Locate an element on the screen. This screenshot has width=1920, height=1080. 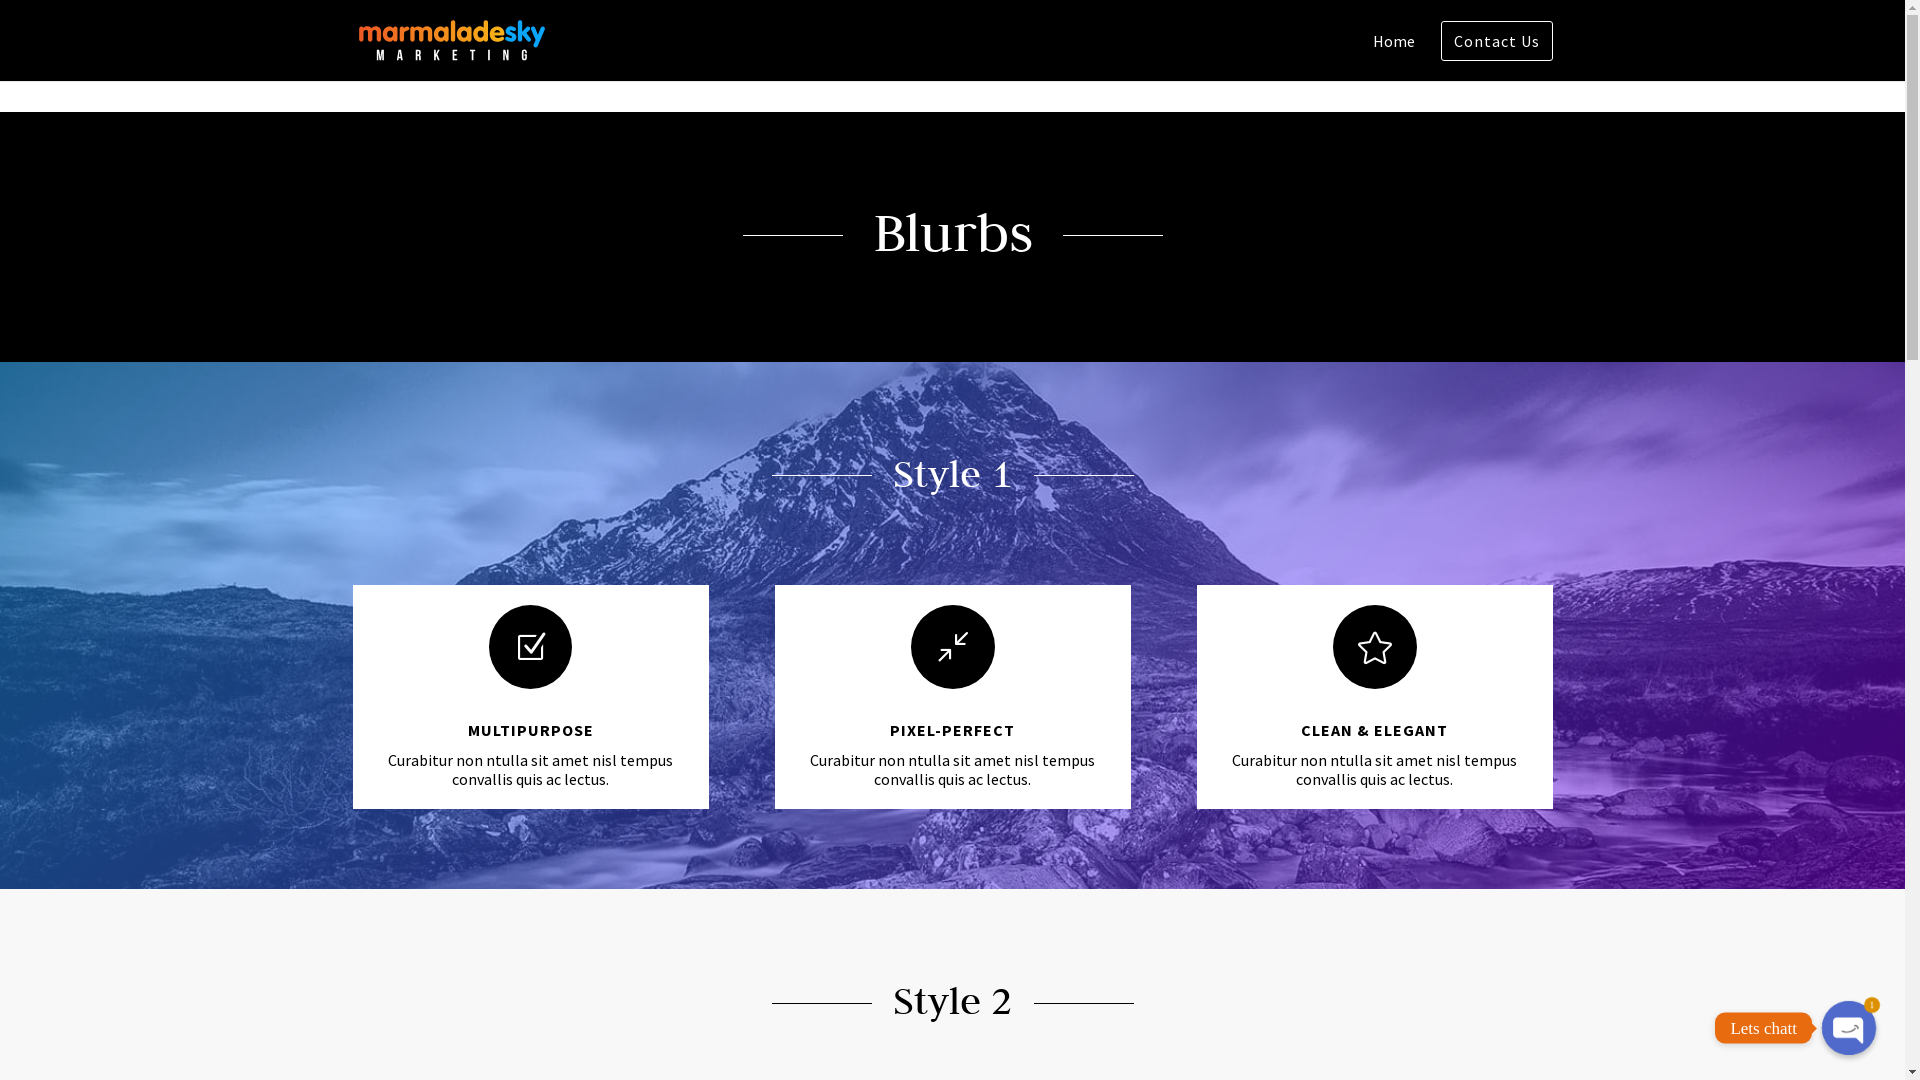
'Contact Us' is located at coordinates (448, 999).